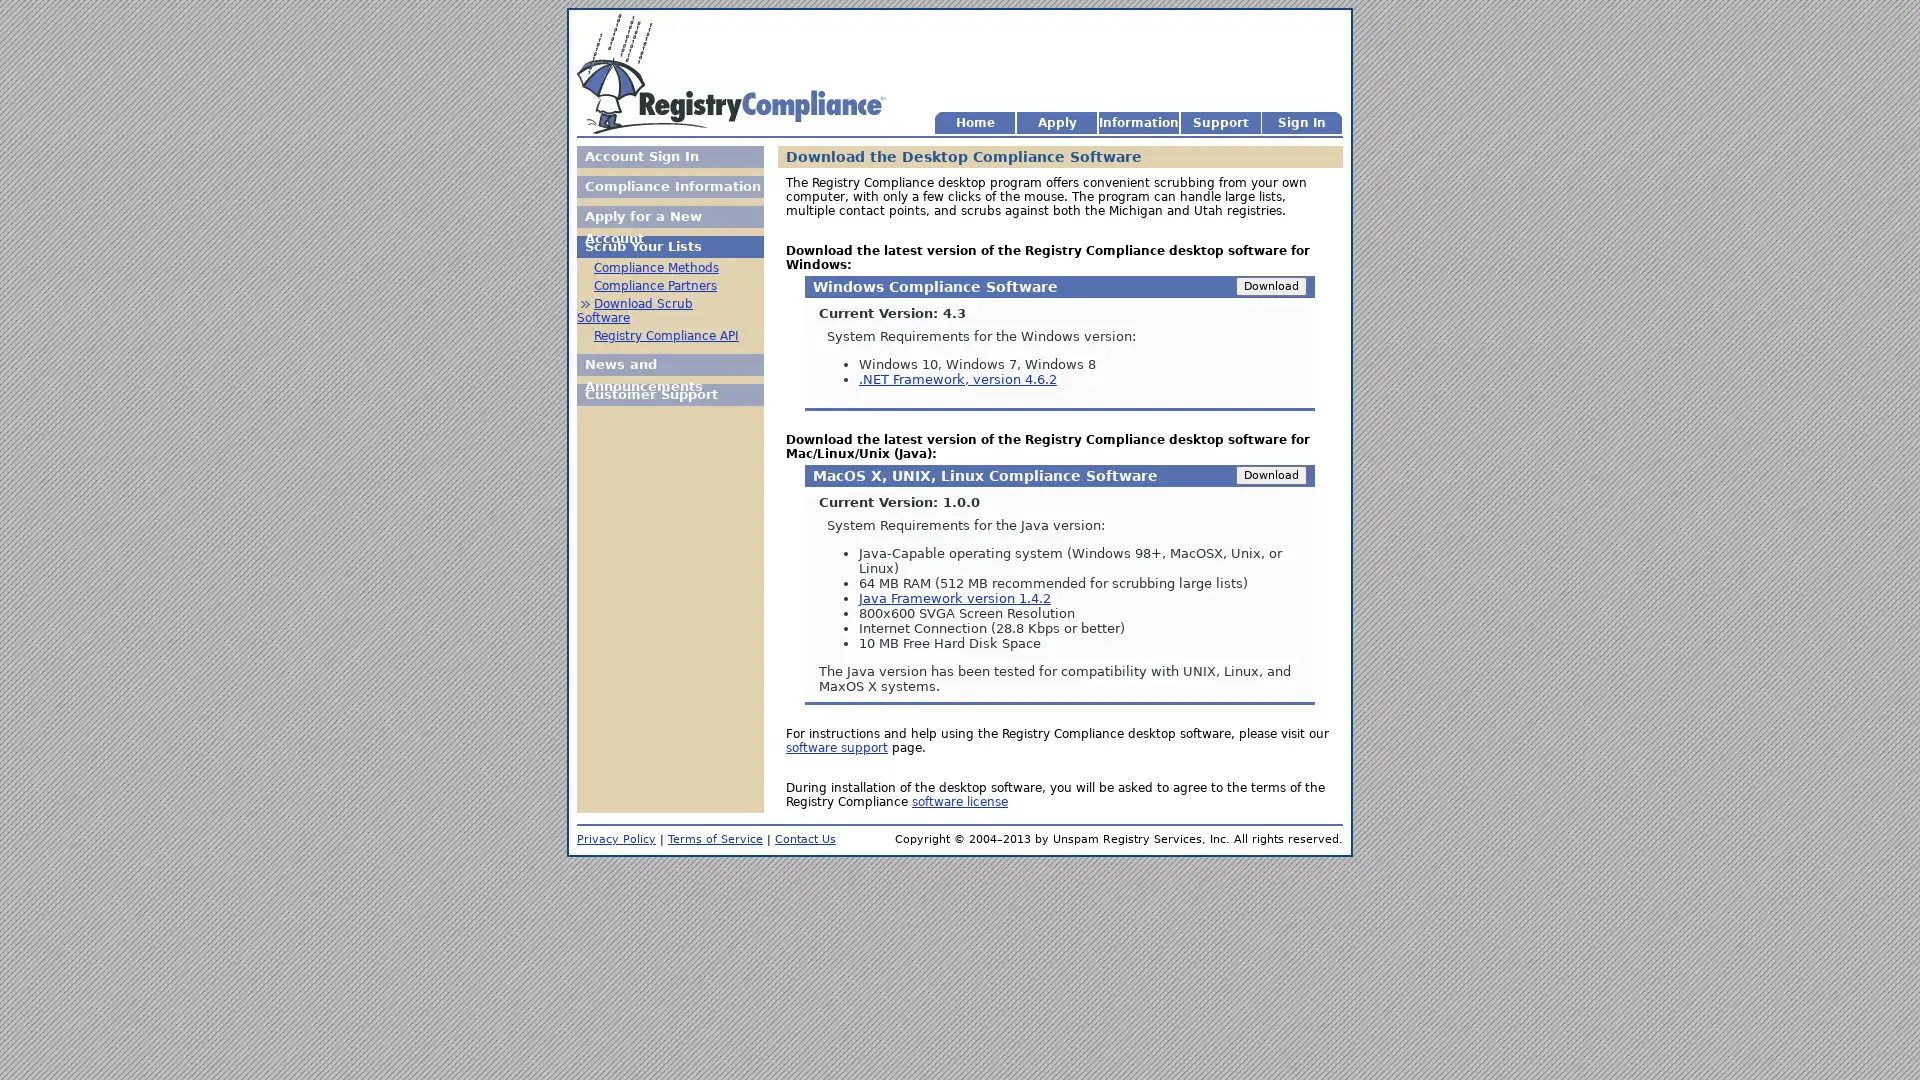 The width and height of the screenshot is (1920, 1080). What do you see at coordinates (1270, 475) in the screenshot?
I see `Download` at bounding box center [1270, 475].